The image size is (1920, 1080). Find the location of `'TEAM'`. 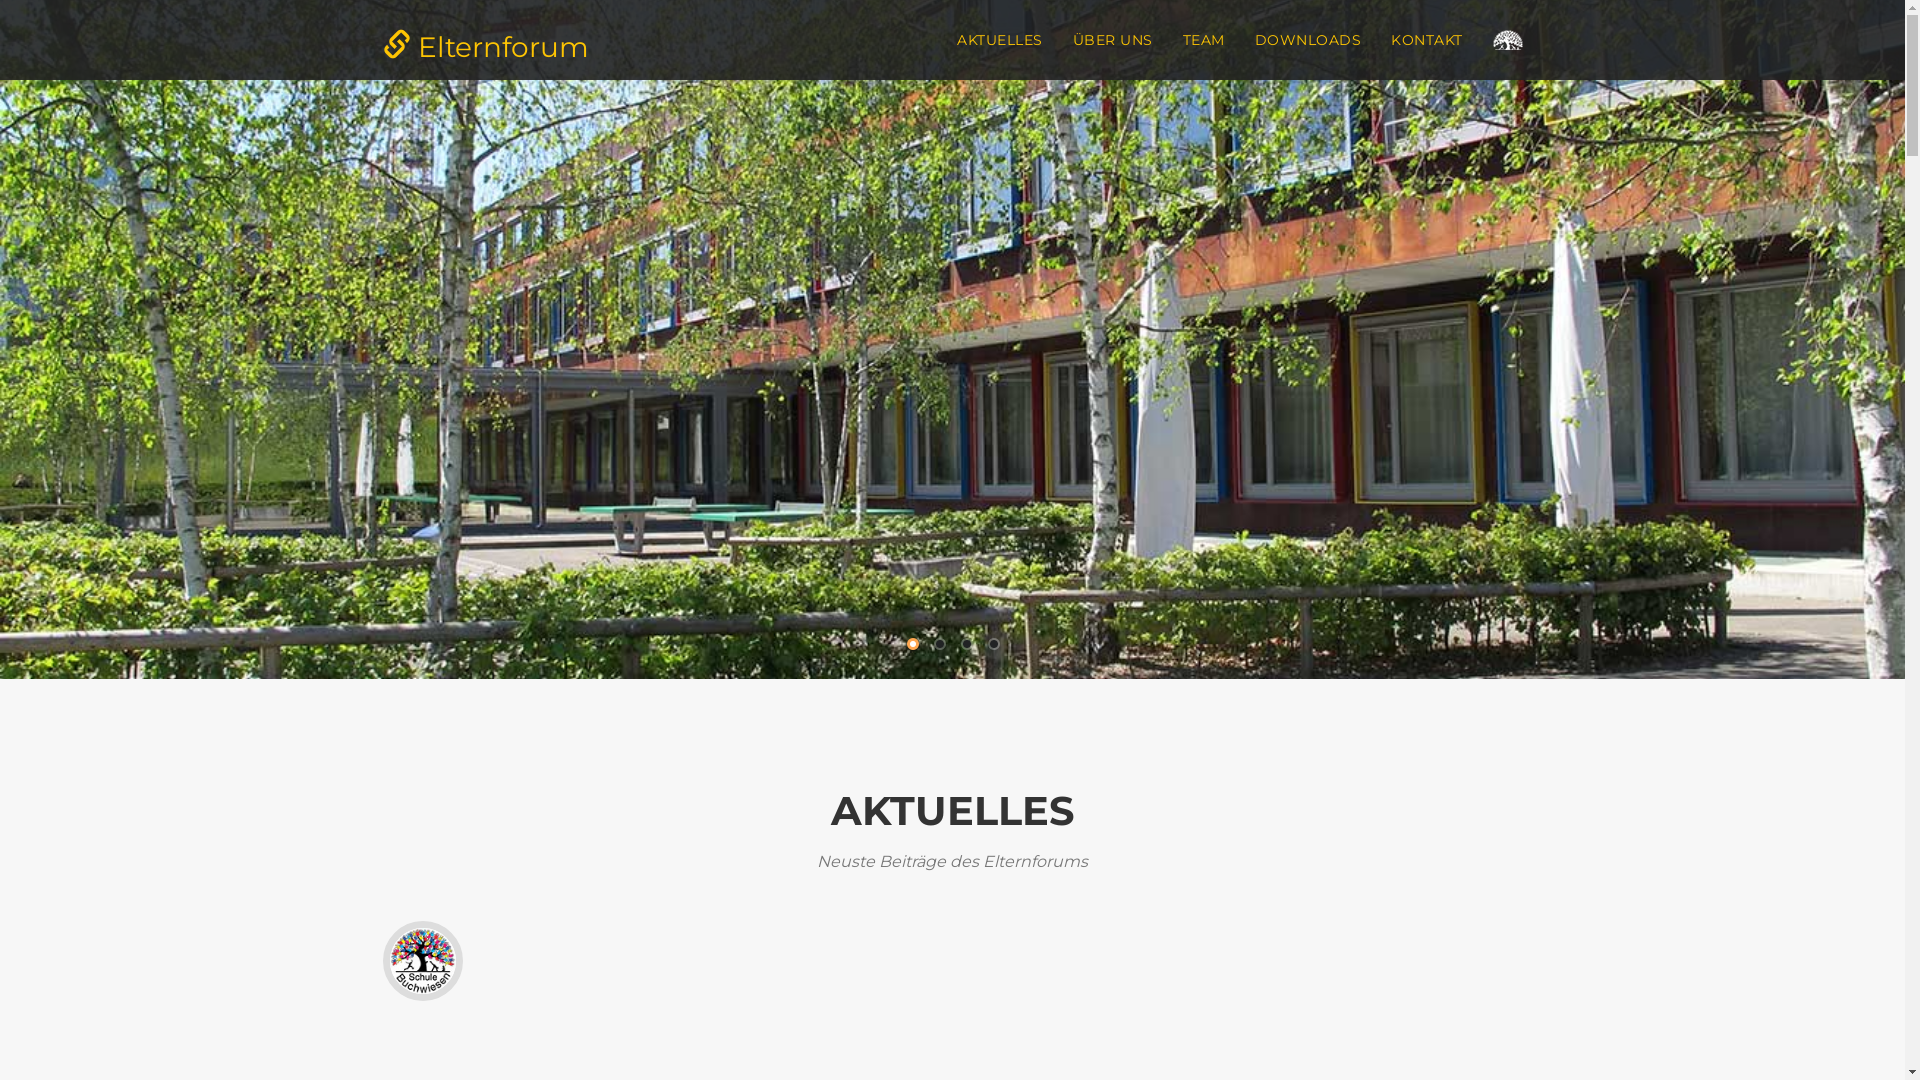

'TEAM' is located at coordinates (1203, 39).